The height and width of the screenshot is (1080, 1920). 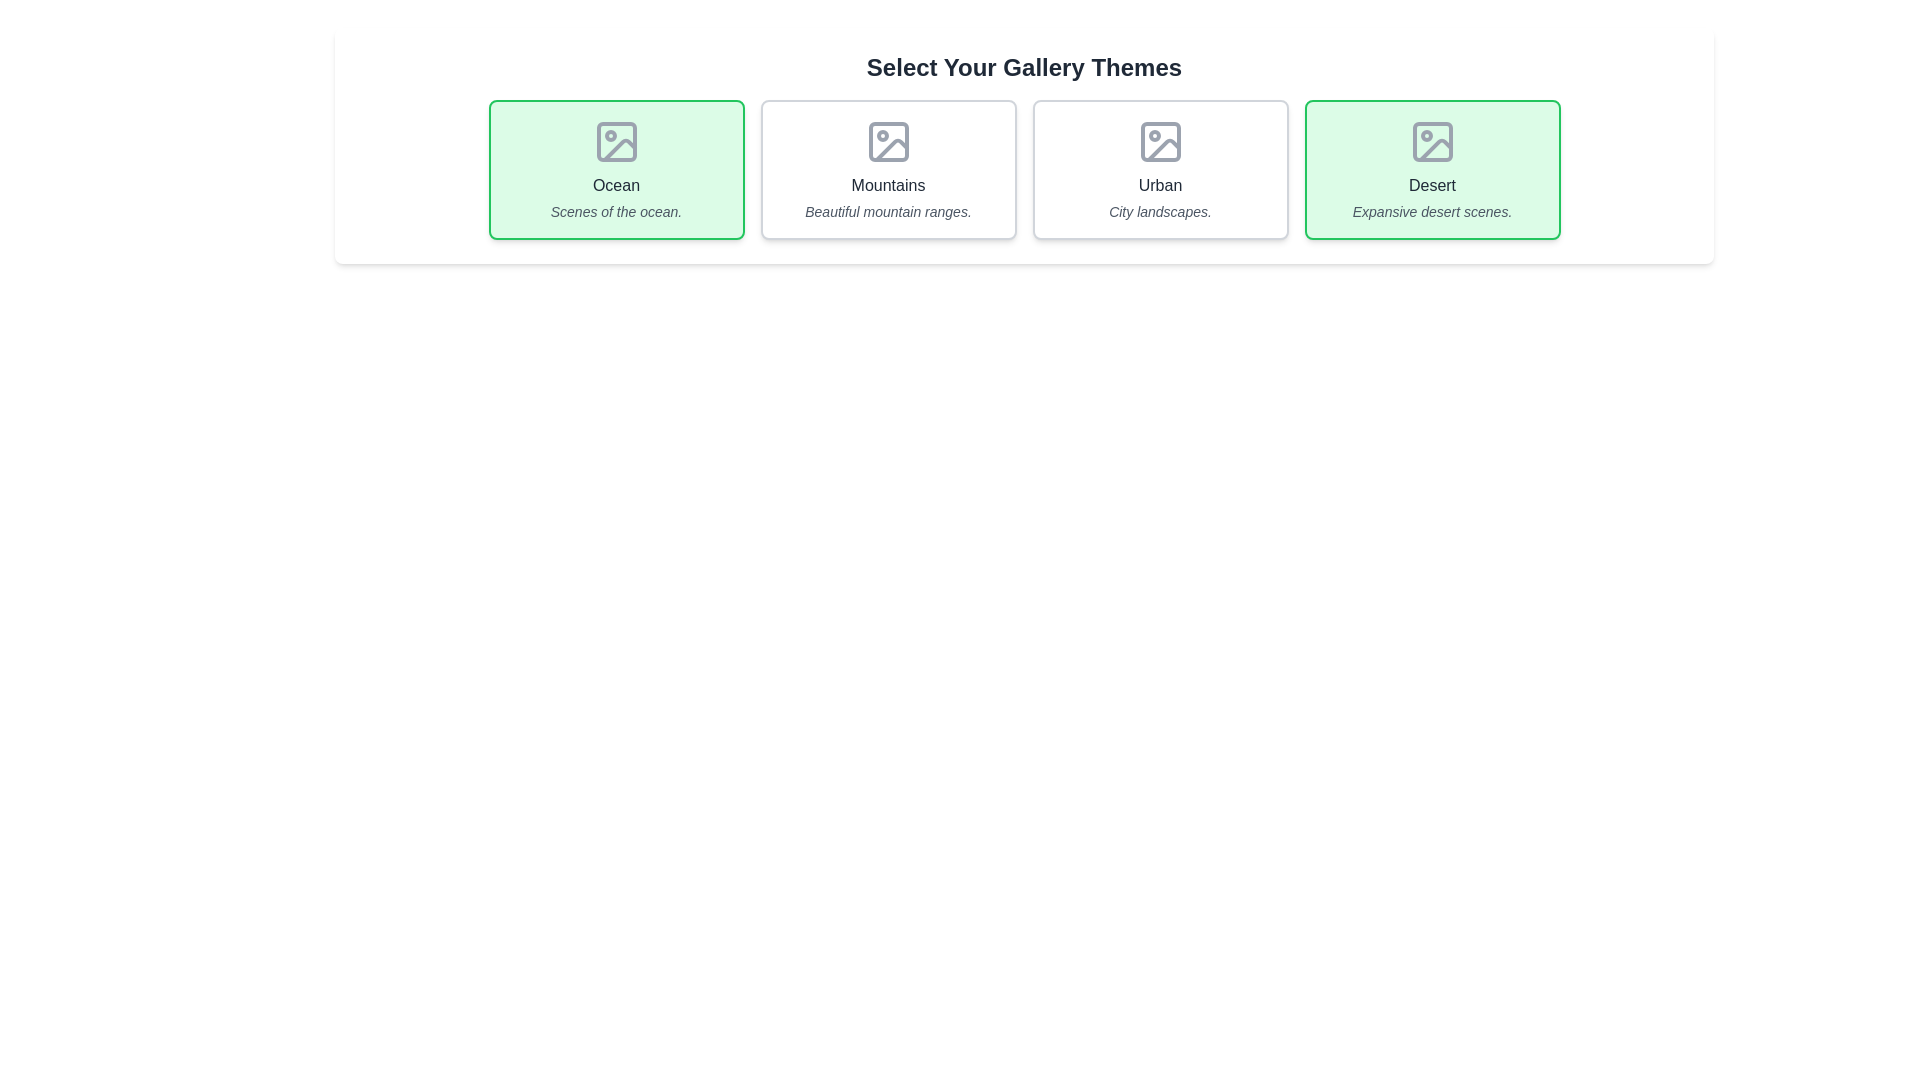 What do you see at coordinates (887, 168) in the screenshot?
I see `the tag labeled Mountains` at bounding box center [887, 168].